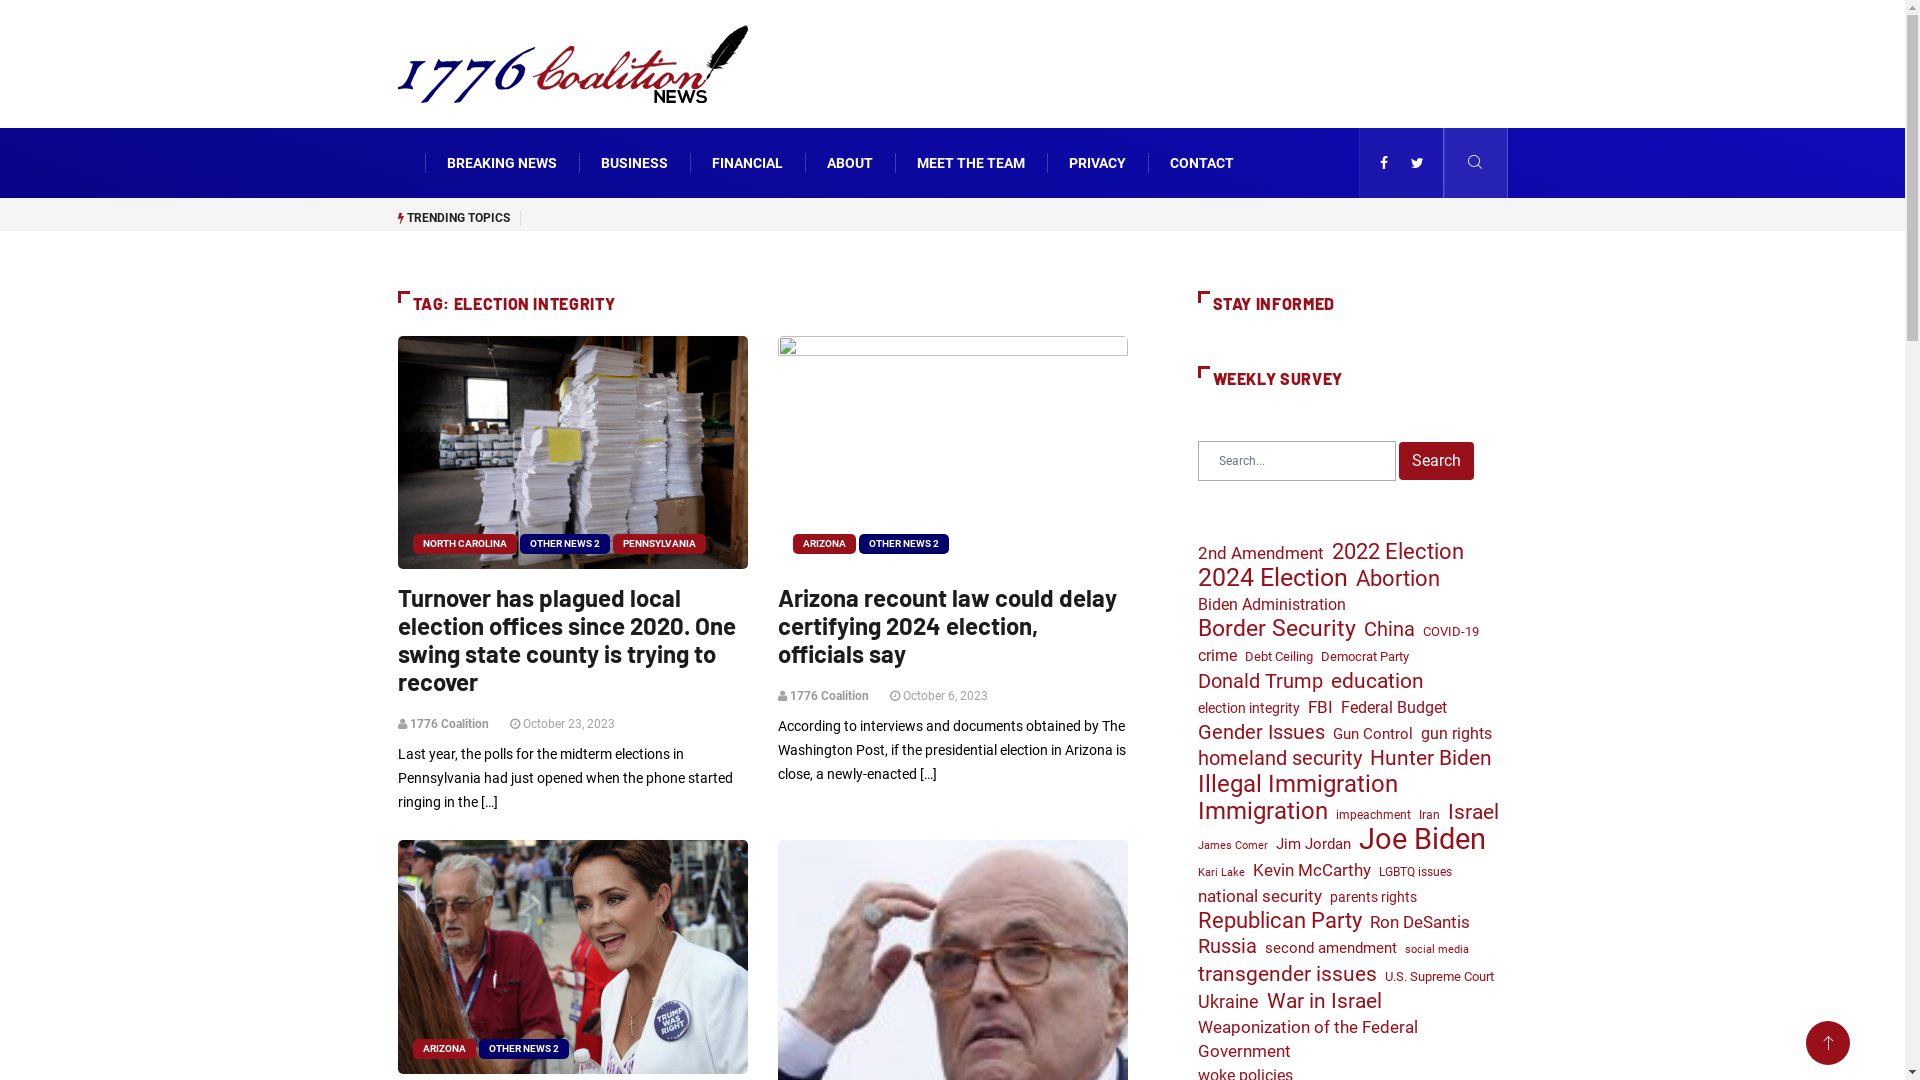 This screenshot has height=1080, width=1920. What do you see at coordinates (1362, 656) in the screenshot?
I see `'Democrat Party'` at bounding box center [1362, 656].